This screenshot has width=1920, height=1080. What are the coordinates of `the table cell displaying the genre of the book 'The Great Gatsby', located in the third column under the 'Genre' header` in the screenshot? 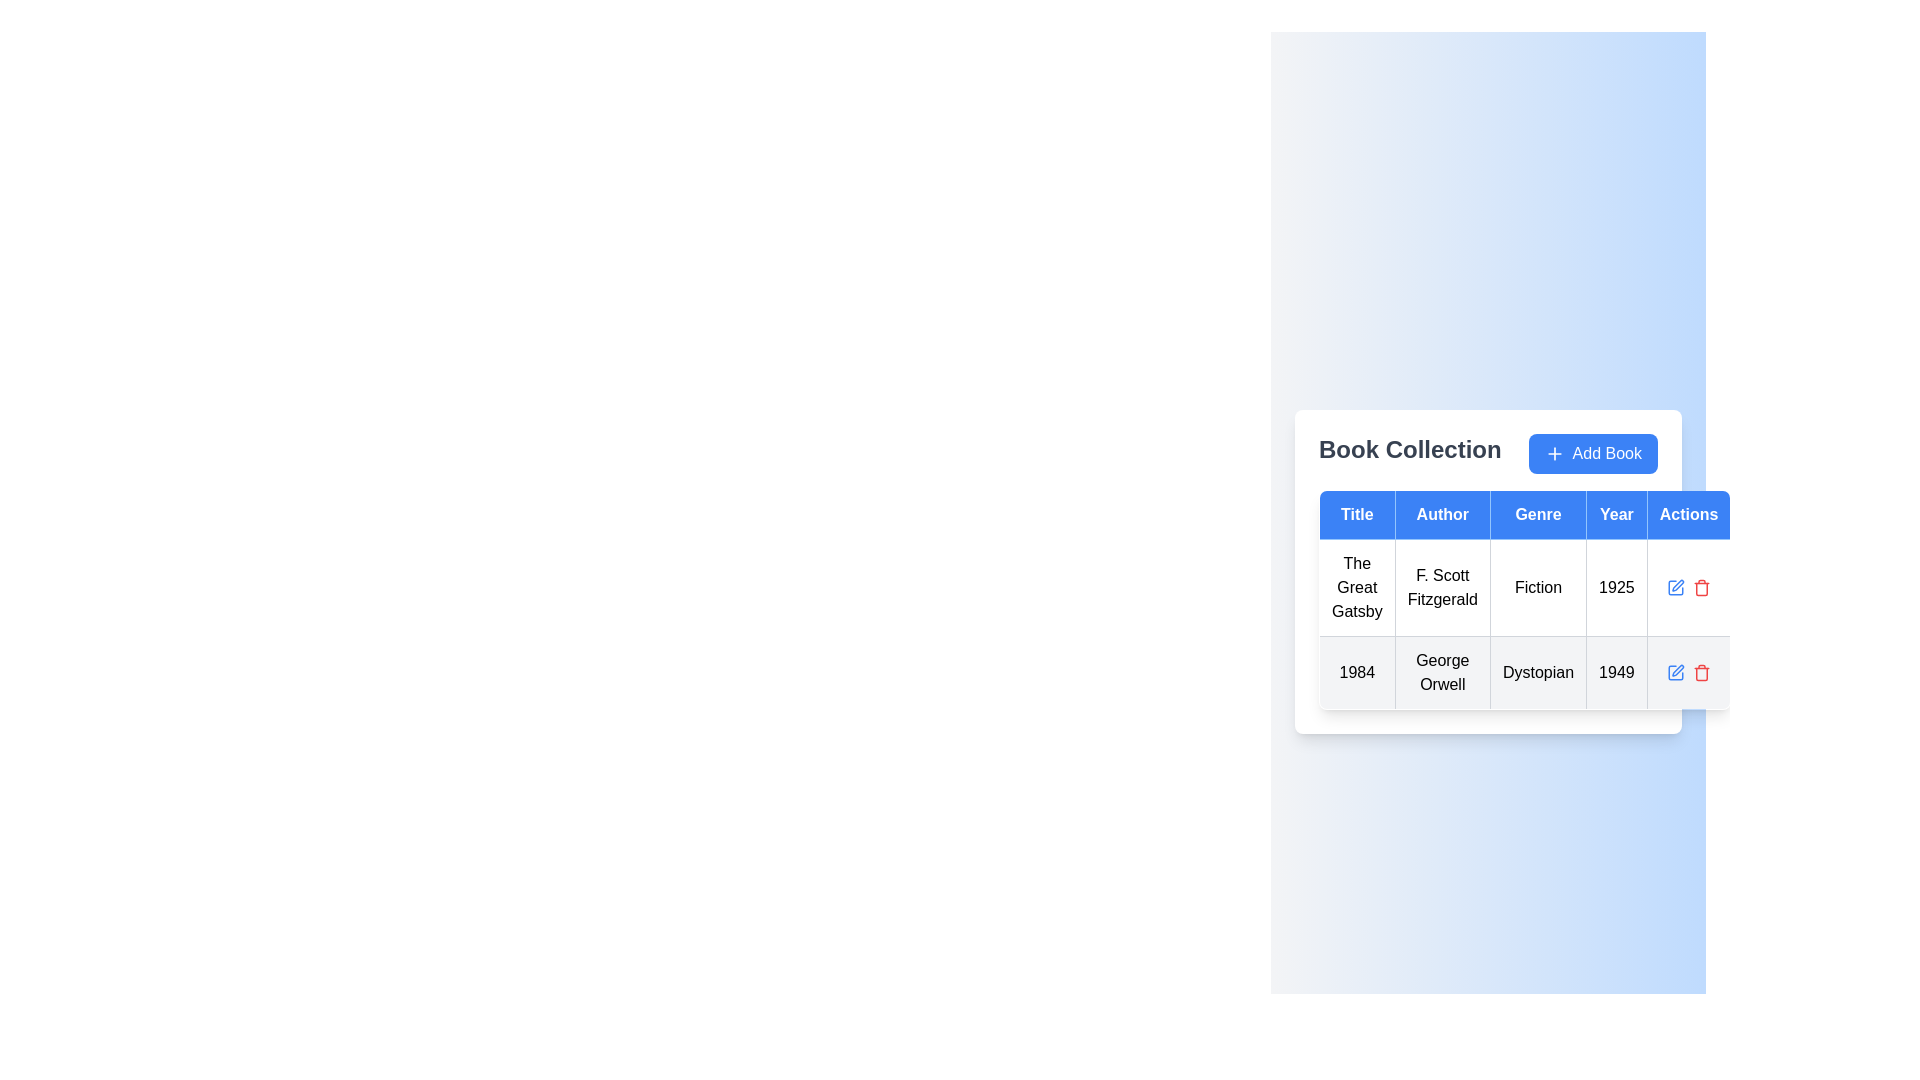 It's located at (1524, 599).